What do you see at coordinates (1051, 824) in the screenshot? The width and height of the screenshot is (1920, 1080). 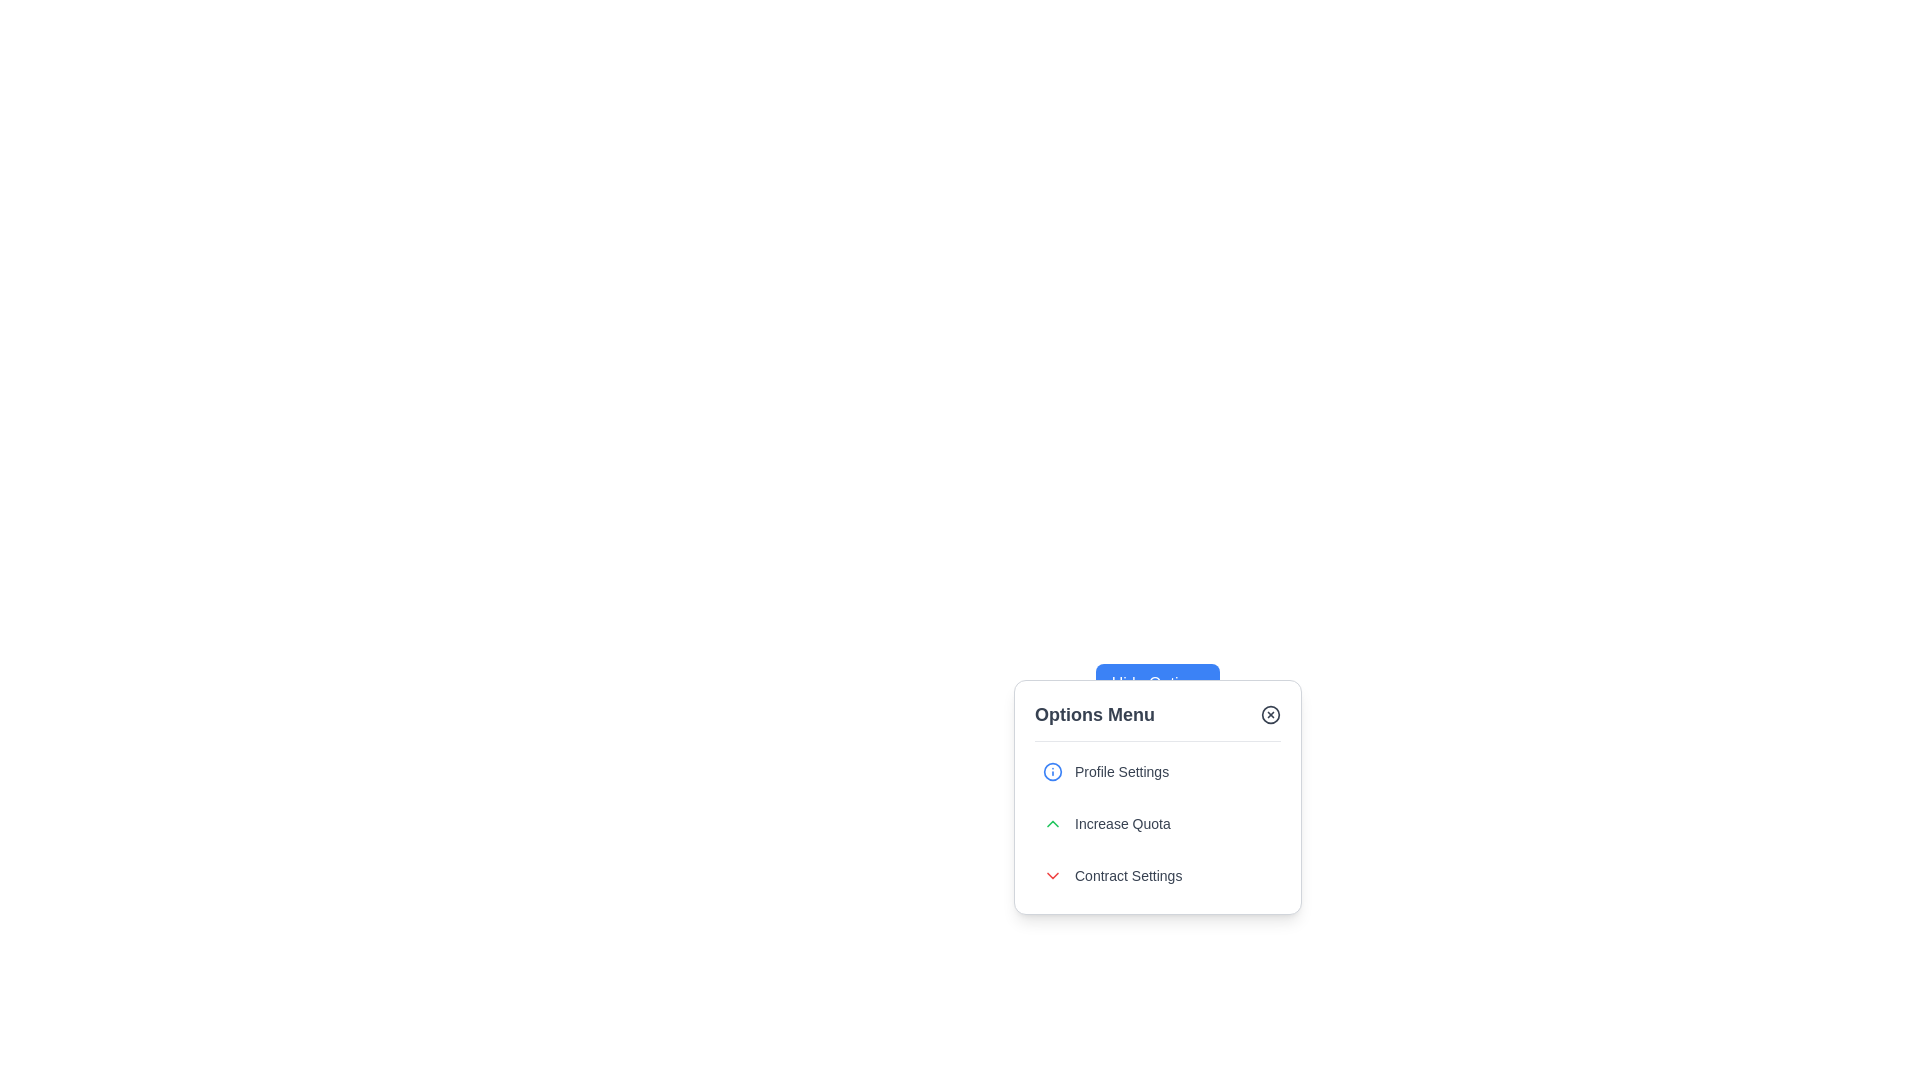 I see `the up-arrow icon that indicates an opportunity to increase a value, located to the left of the 'Increase Quota' text in the 'Options Menu'` at bounding box center [1051, 824].